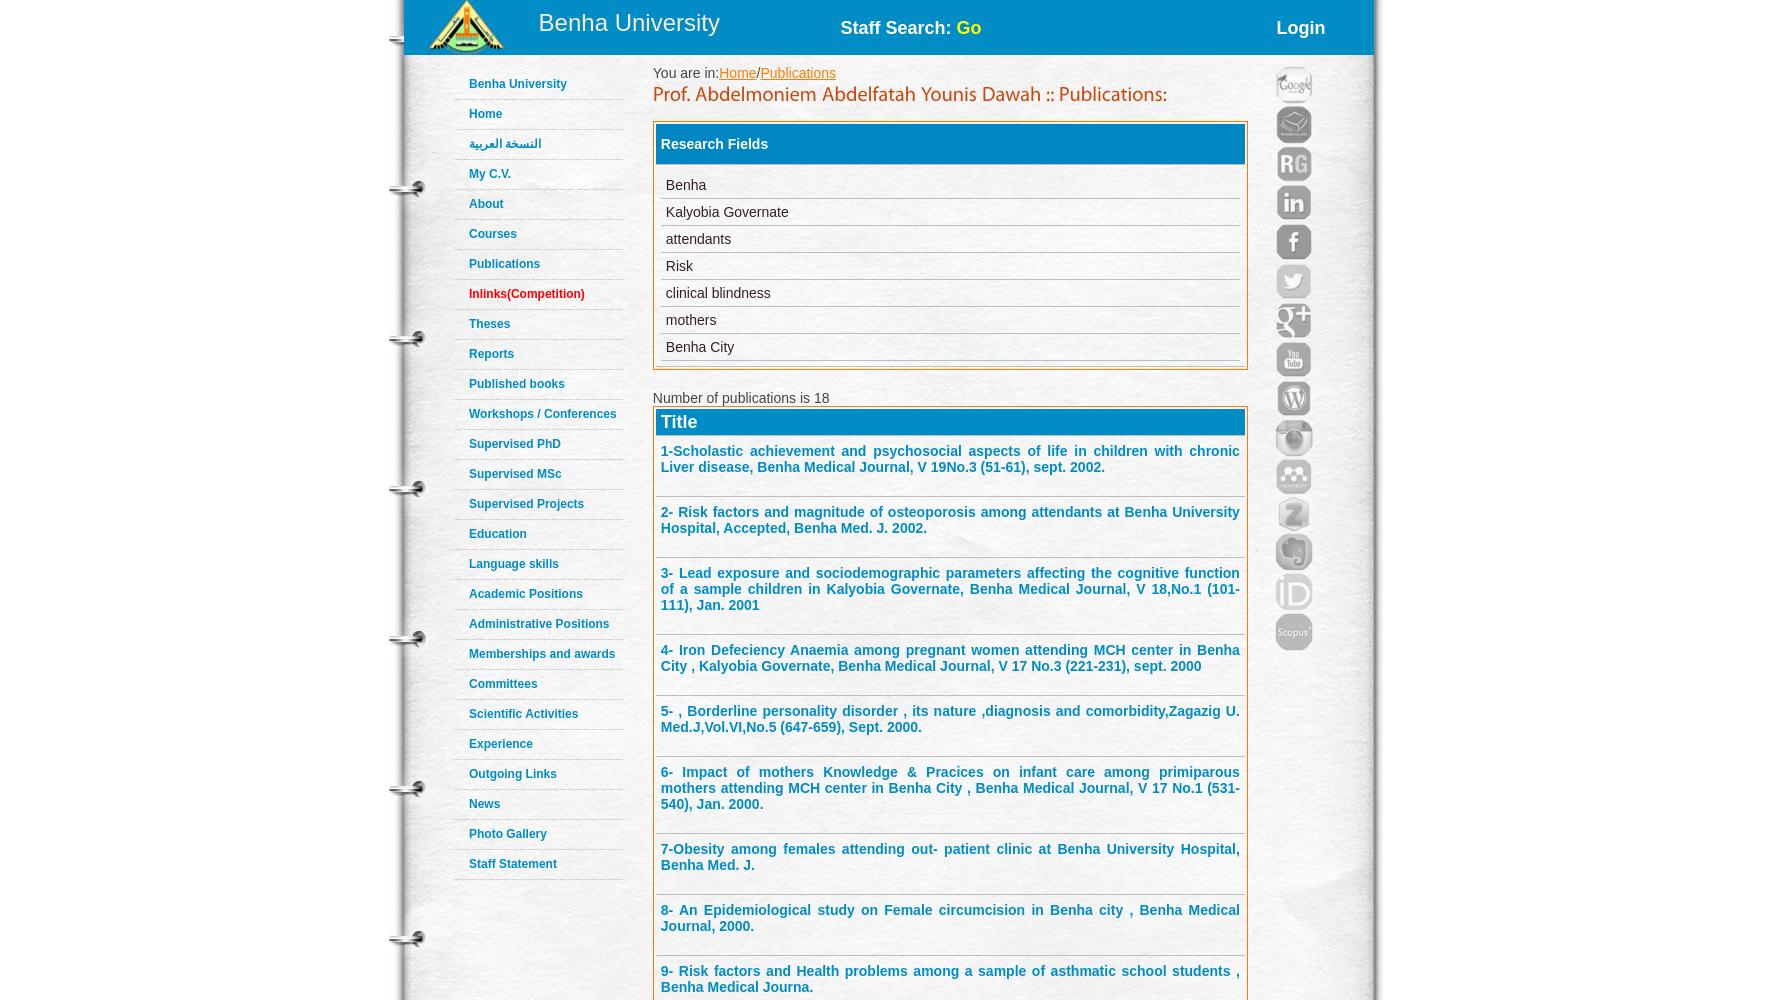 The image size is (1778, 1000). What do you see at coordinates (538, 623) in the screenshot?
I see `'Administrative Positions'` at bounding box center [538, 623].